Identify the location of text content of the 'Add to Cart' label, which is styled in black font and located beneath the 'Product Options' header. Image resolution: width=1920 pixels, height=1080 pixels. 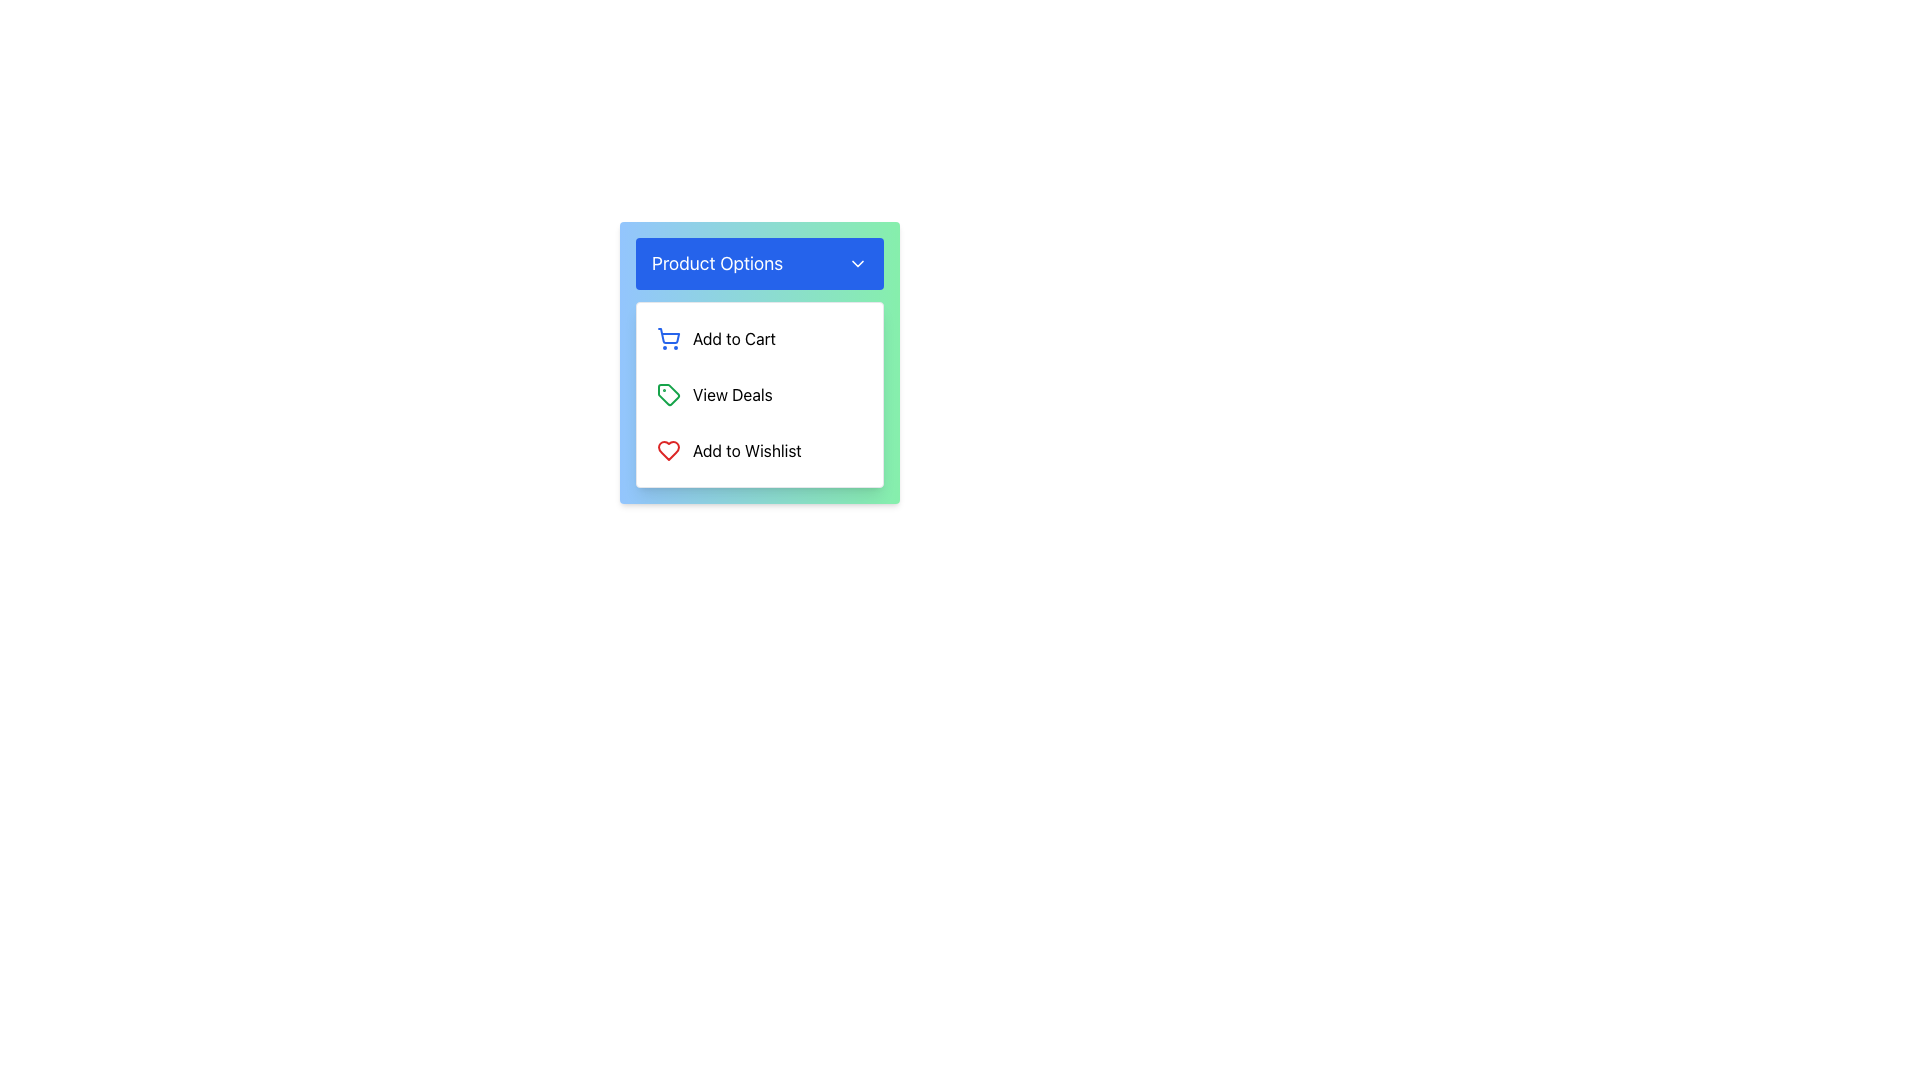
(733, 338).